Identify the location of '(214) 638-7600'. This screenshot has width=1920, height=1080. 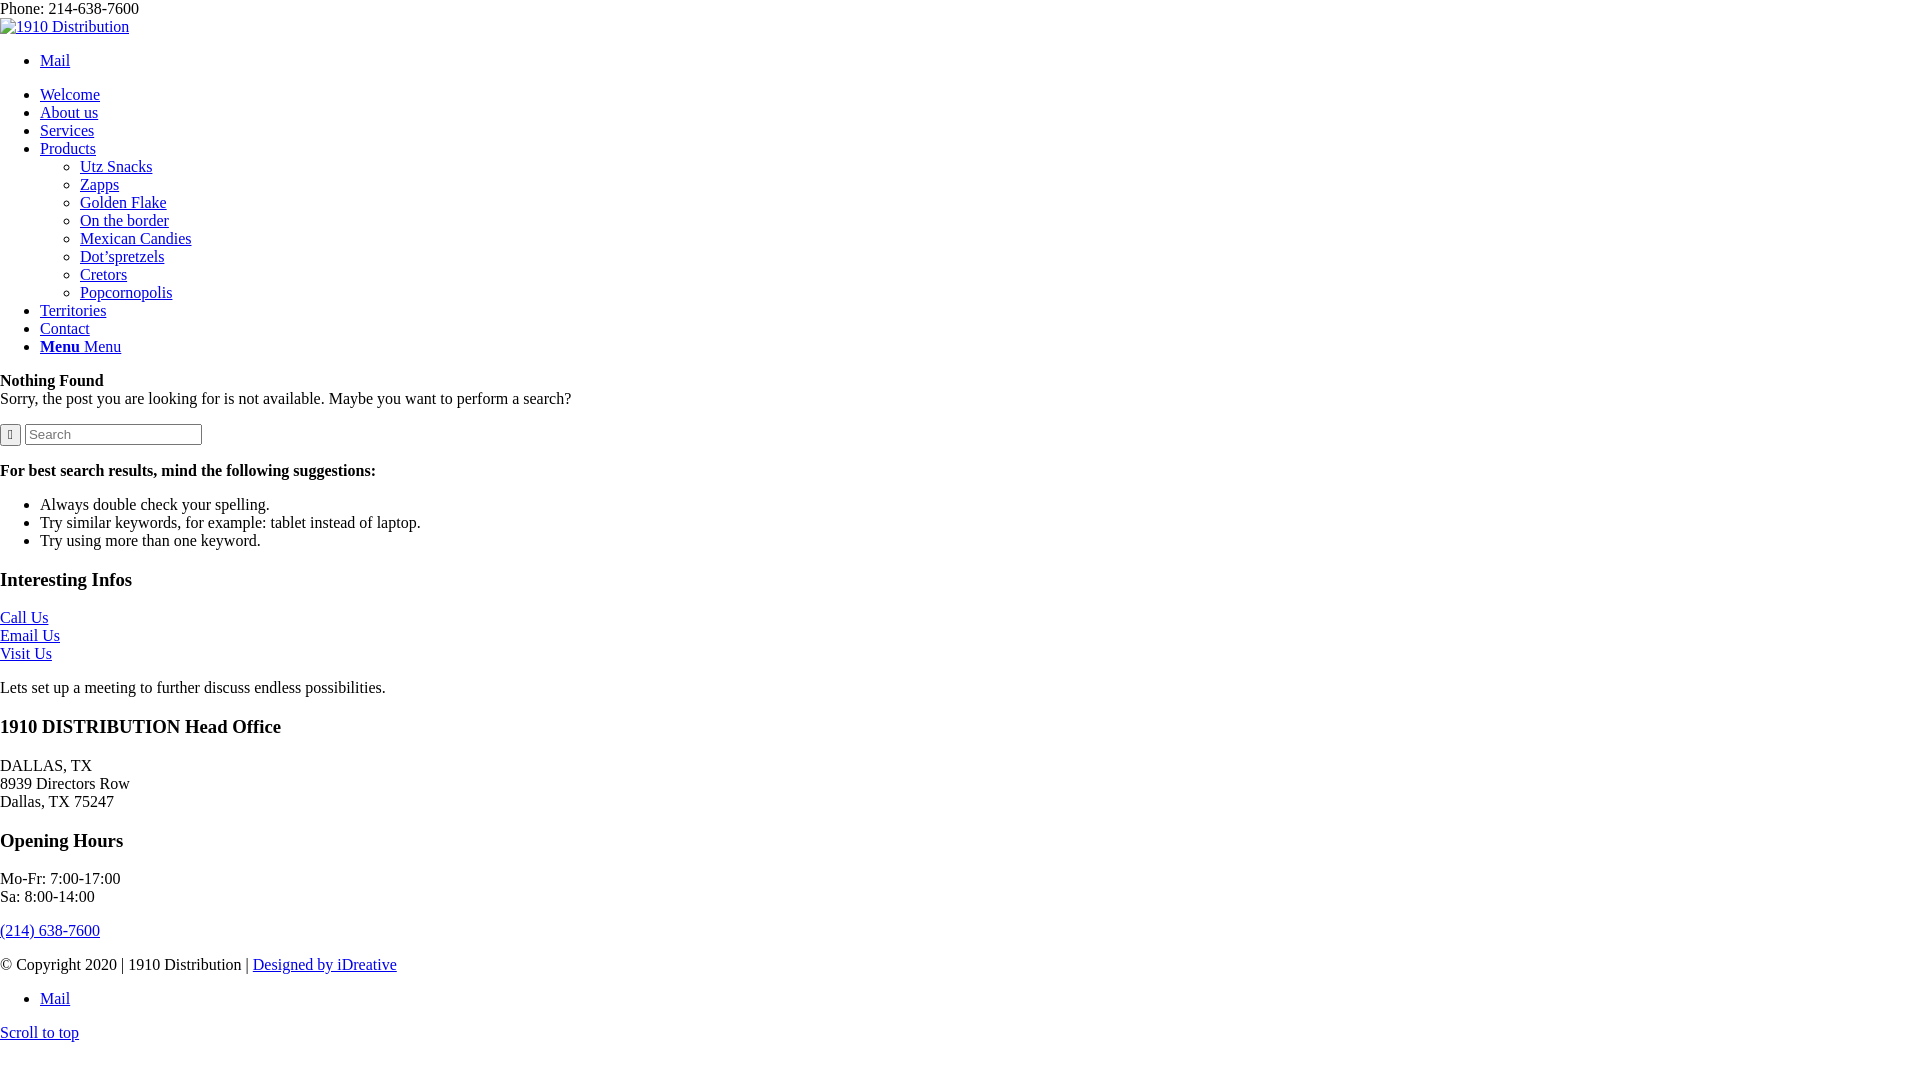
(49, 930).